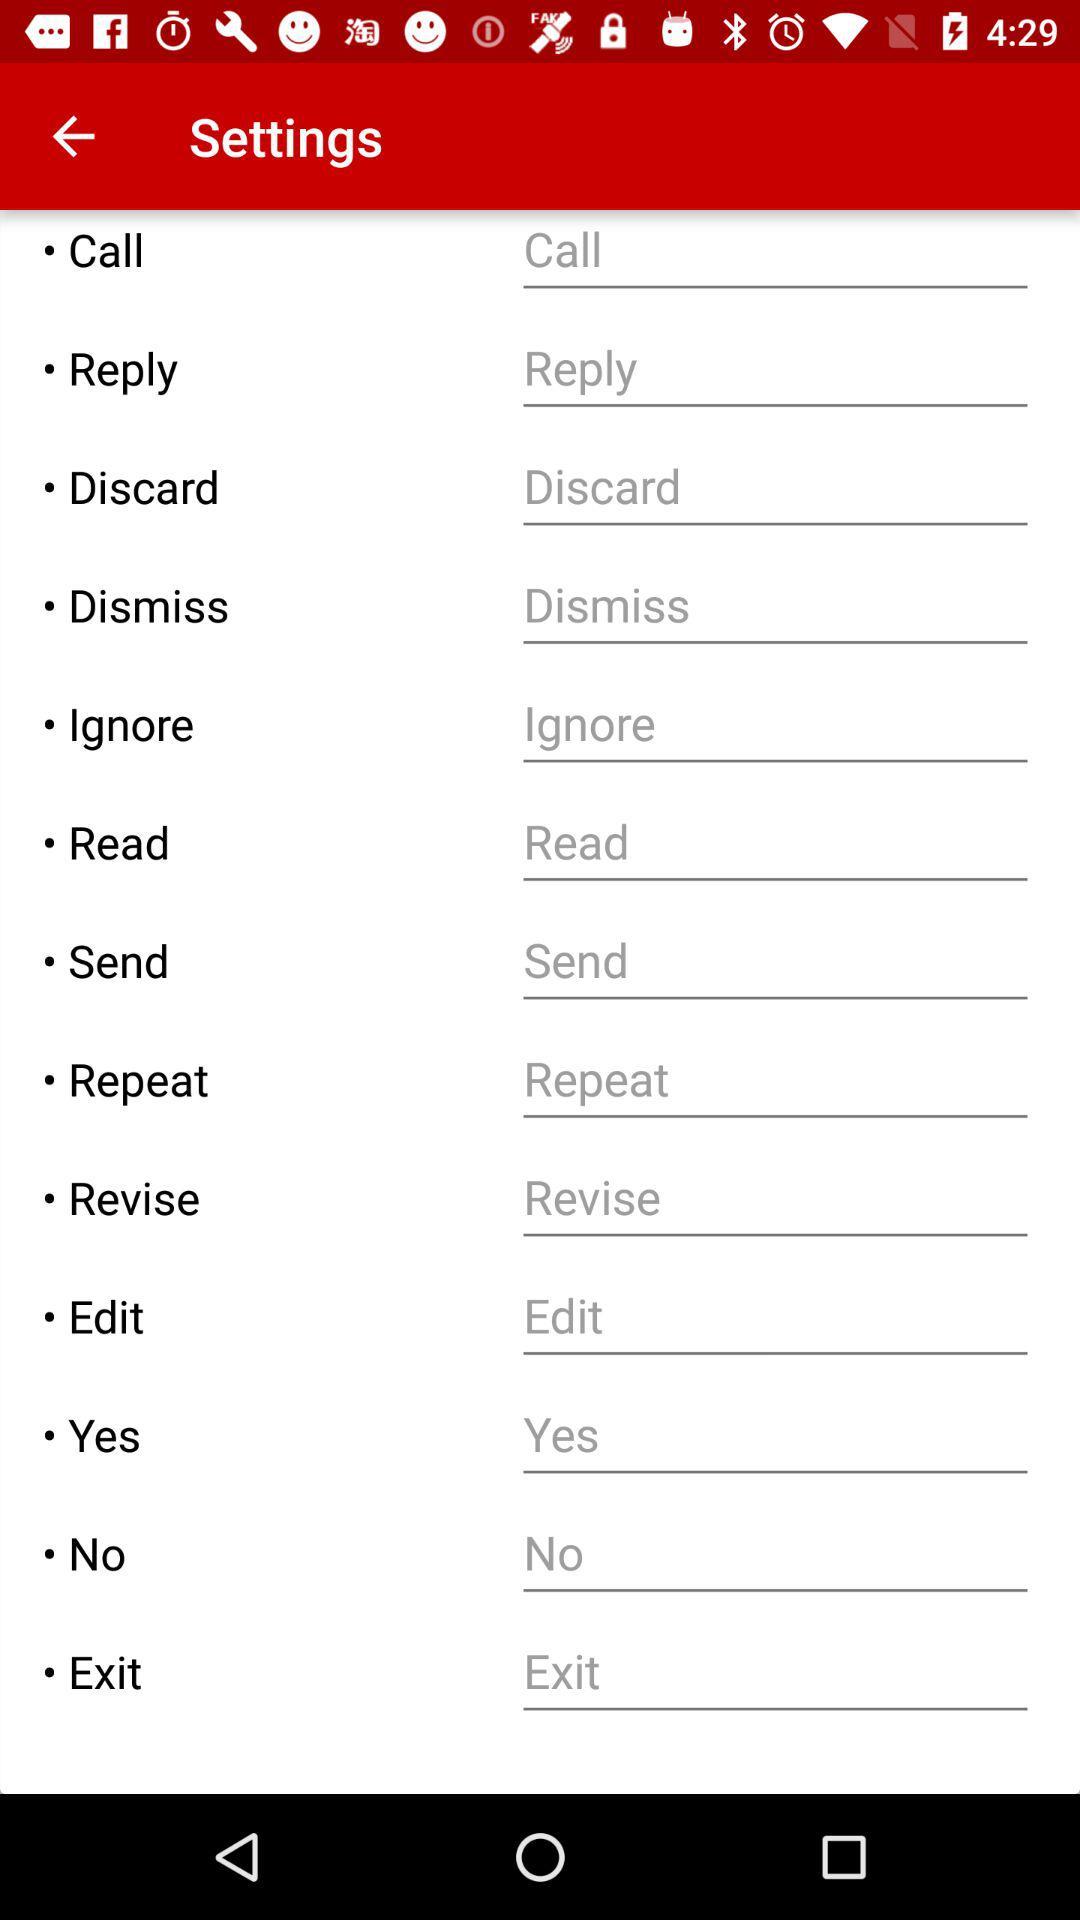  What do you see at coordinates (774, 1316) in the screenshot?
I see `input the word edit` at bounding box center [774, 1316].